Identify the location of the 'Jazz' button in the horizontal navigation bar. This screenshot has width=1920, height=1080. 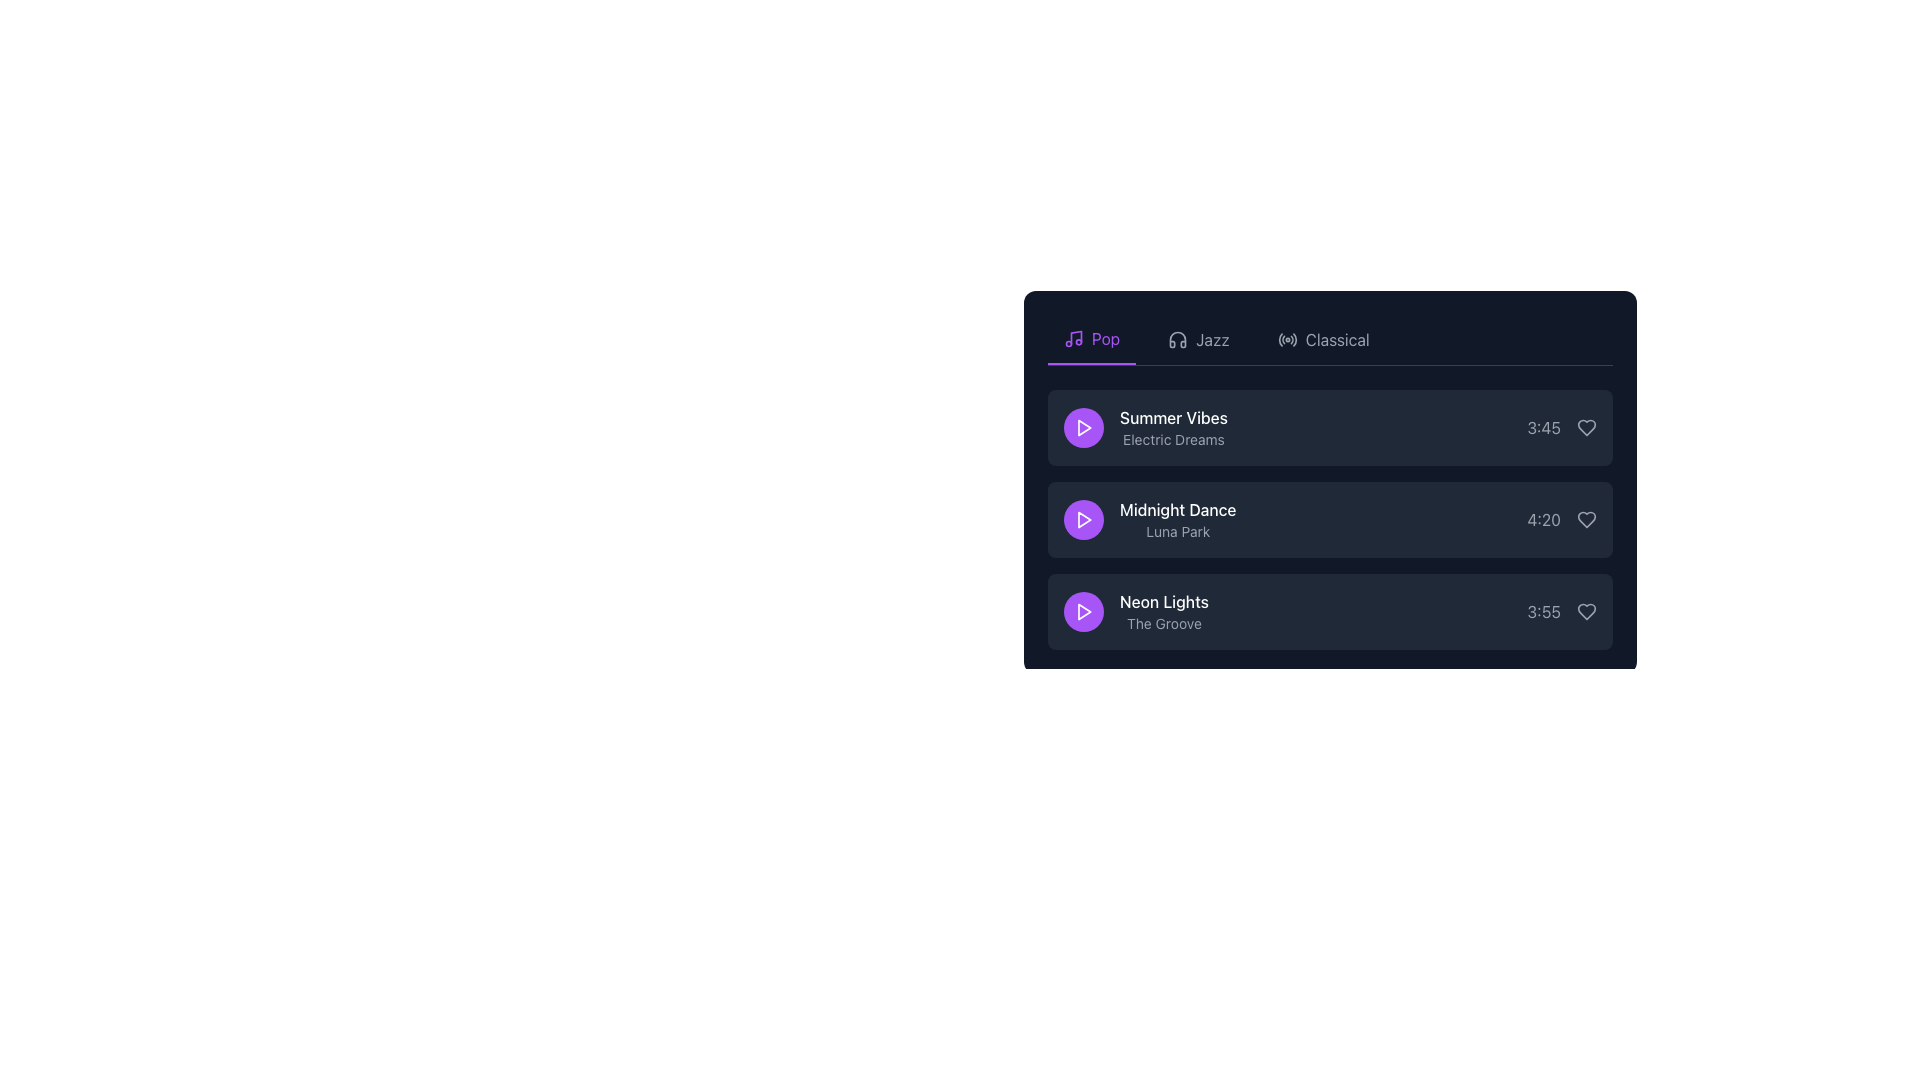
(1198, 338).